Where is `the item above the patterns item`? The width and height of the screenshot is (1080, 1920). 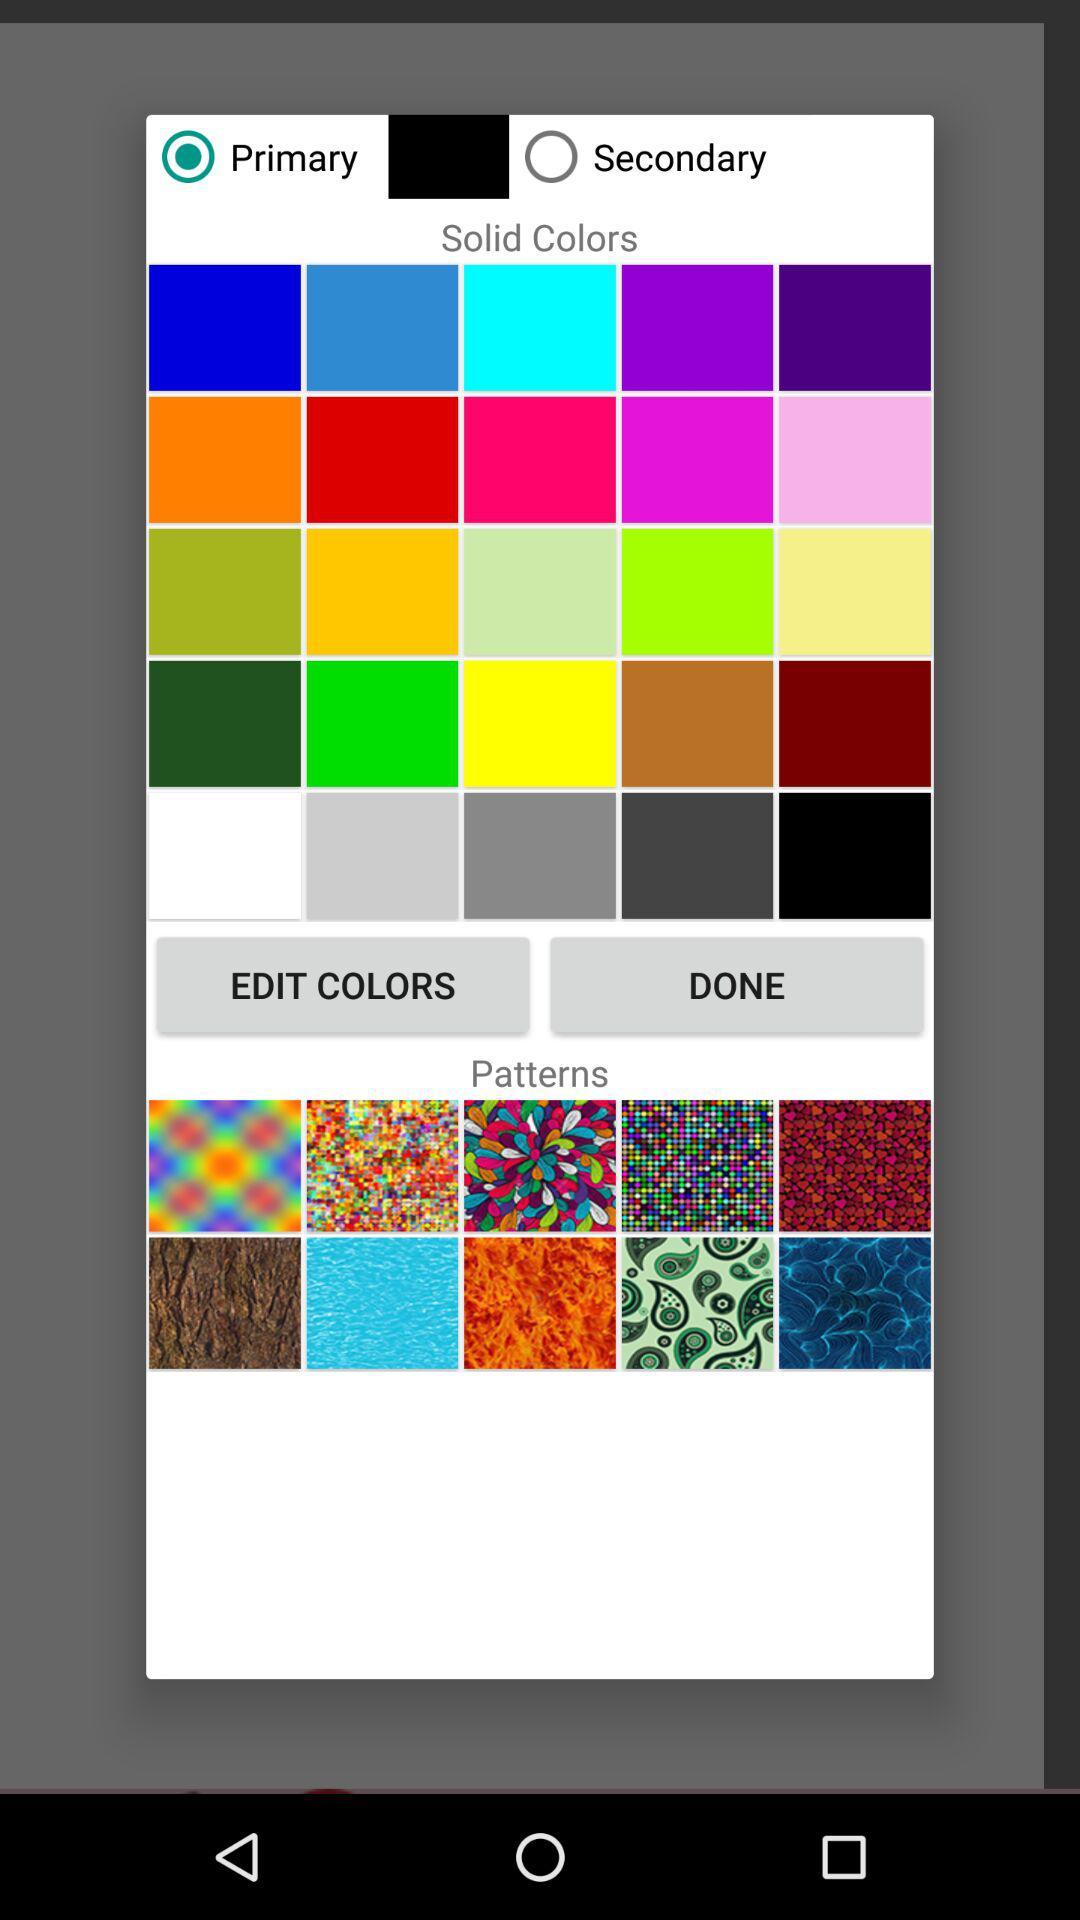
the item above the patterns item is located at coordinates (736, 984).